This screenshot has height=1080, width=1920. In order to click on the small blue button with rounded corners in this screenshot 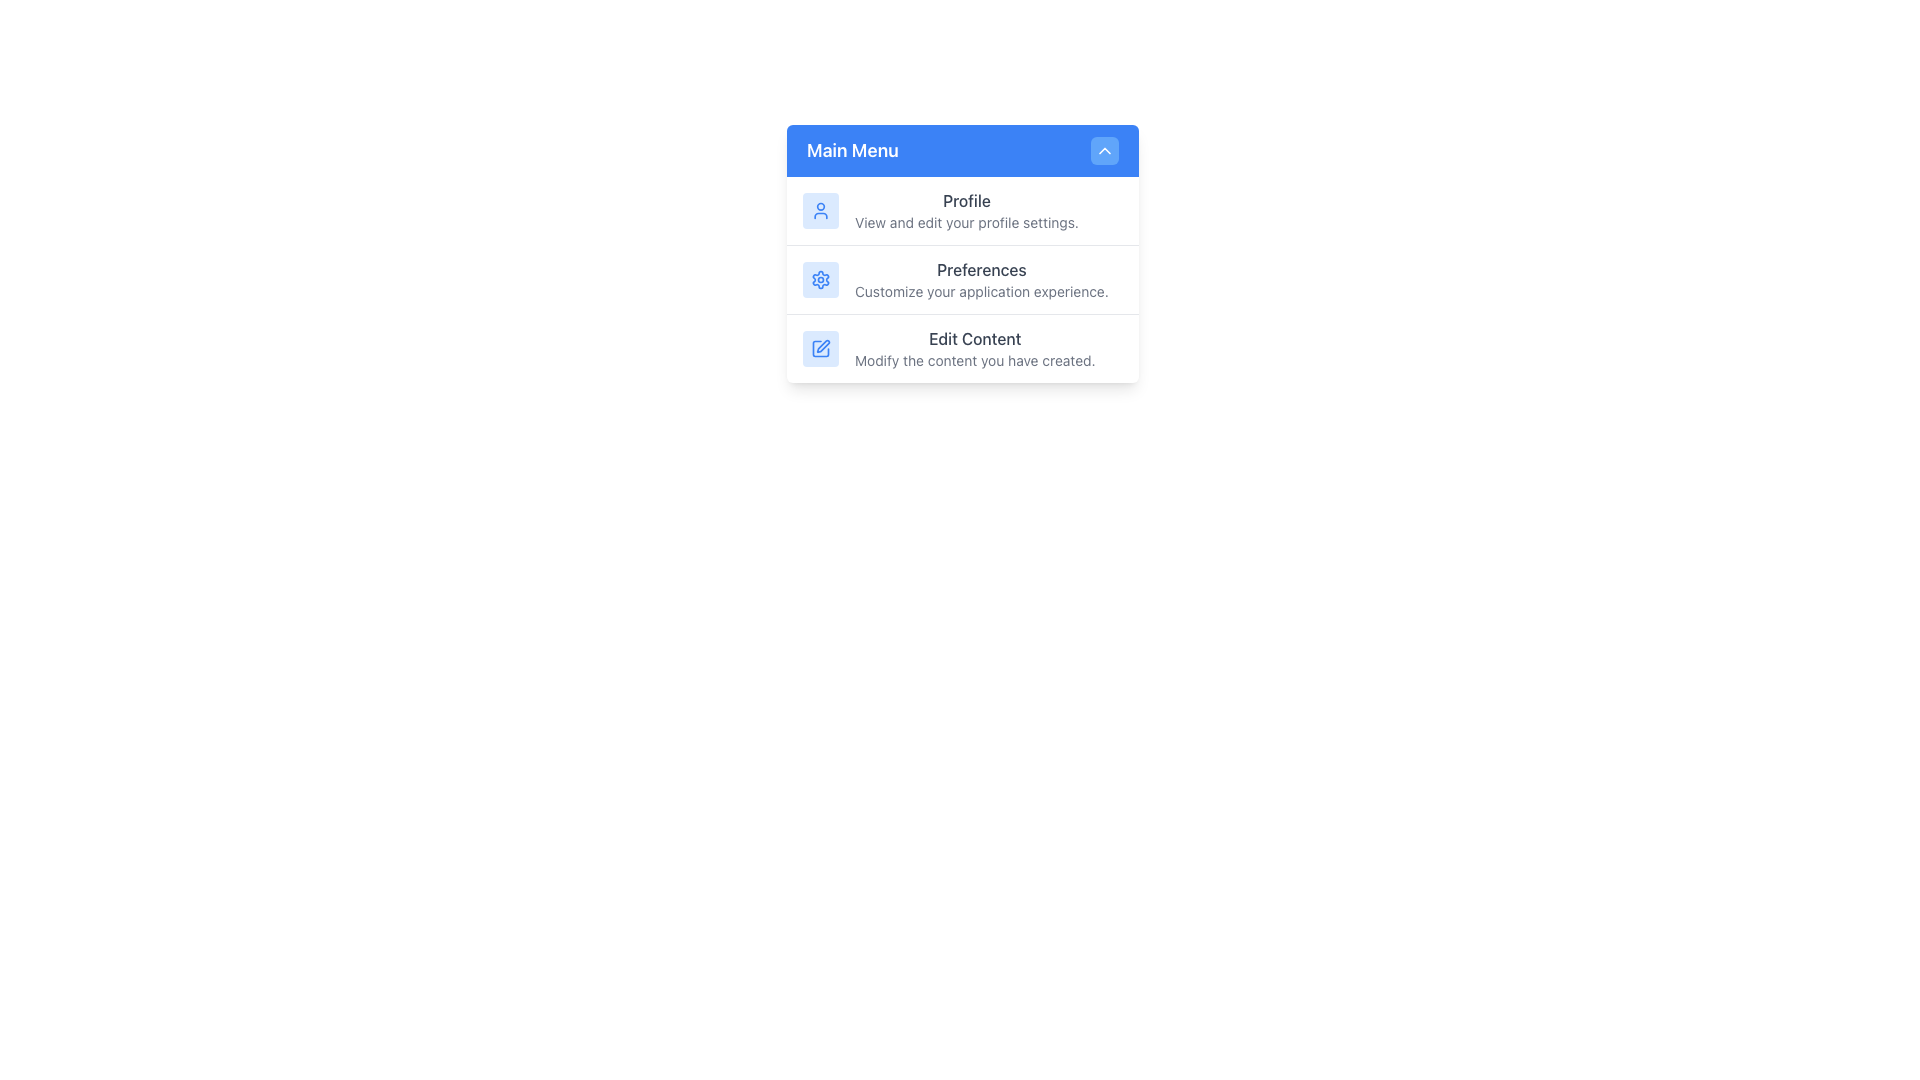, I will do `click(1103, 149)`.